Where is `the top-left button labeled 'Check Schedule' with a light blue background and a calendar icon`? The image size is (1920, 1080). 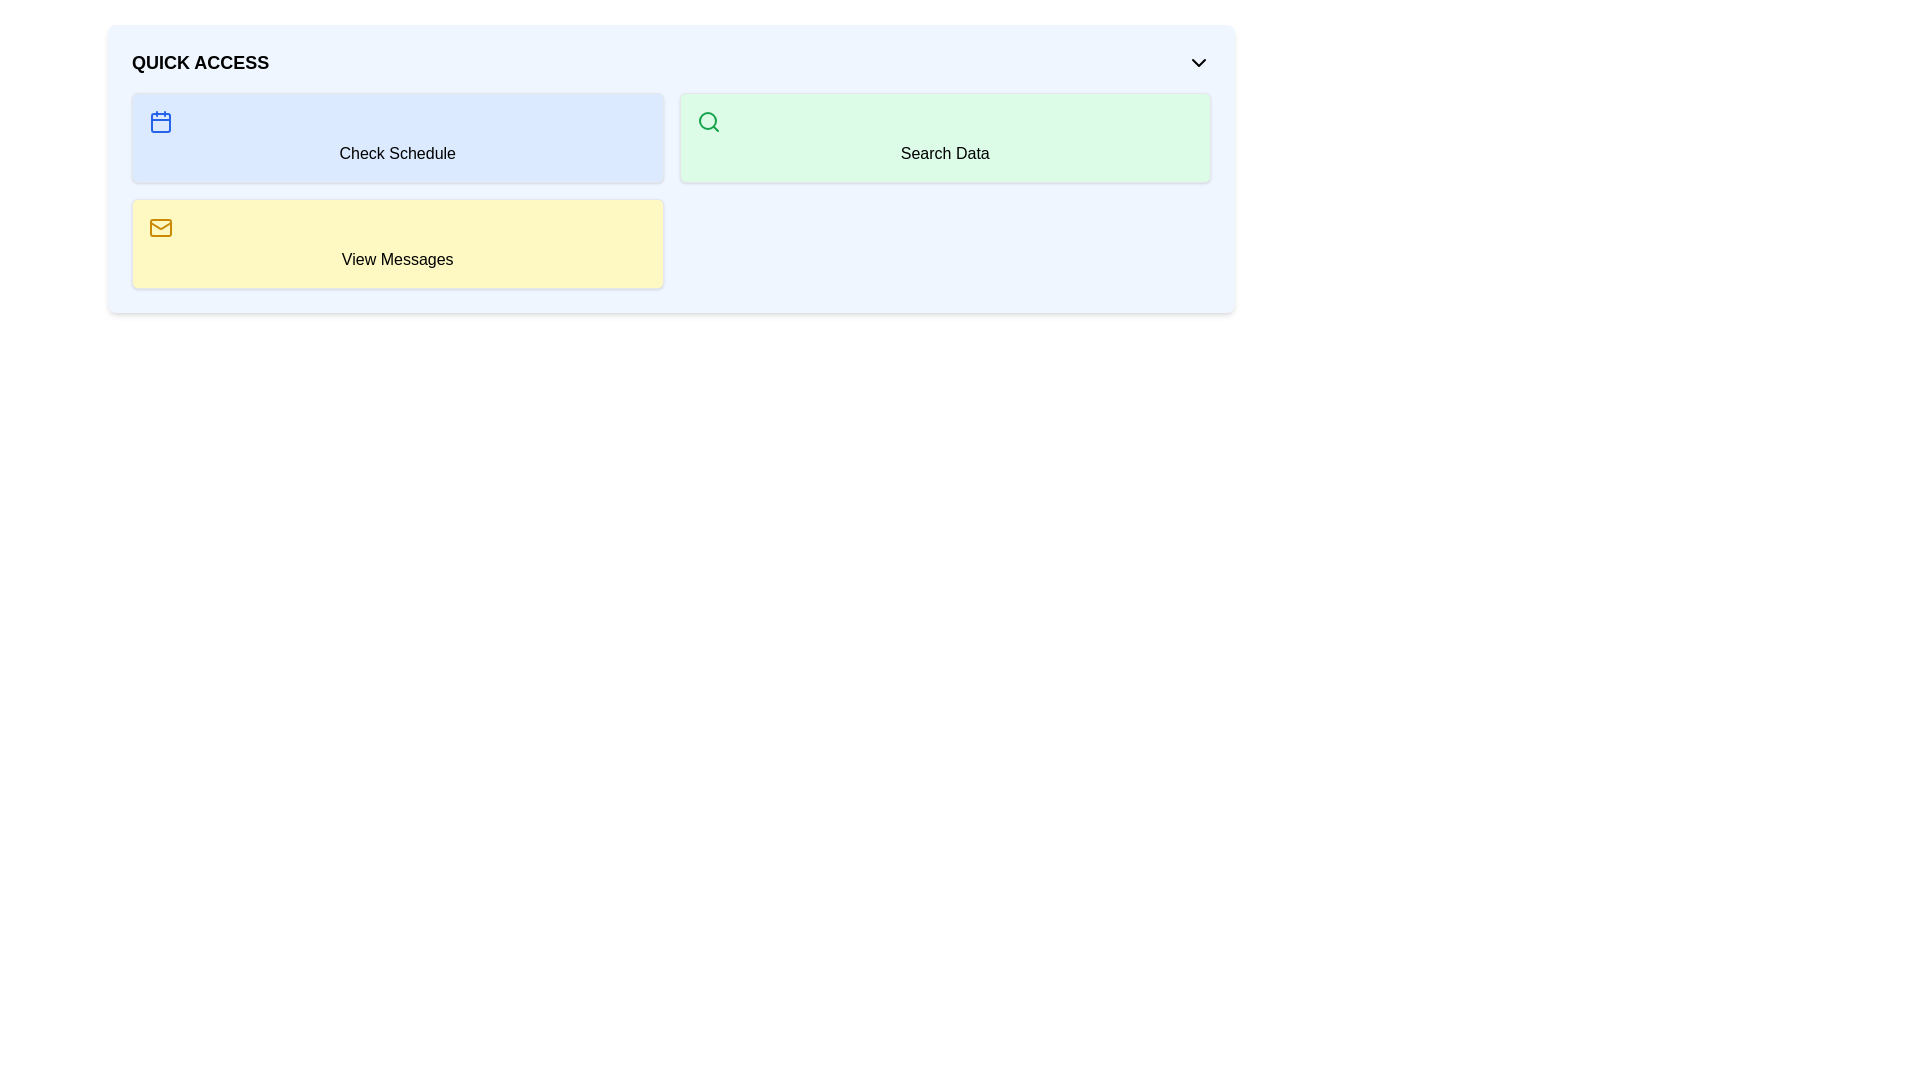
the top-left button labeled 'Check Schedule' with a light blue background and a calendar icon is located at coordinates (397, 137).